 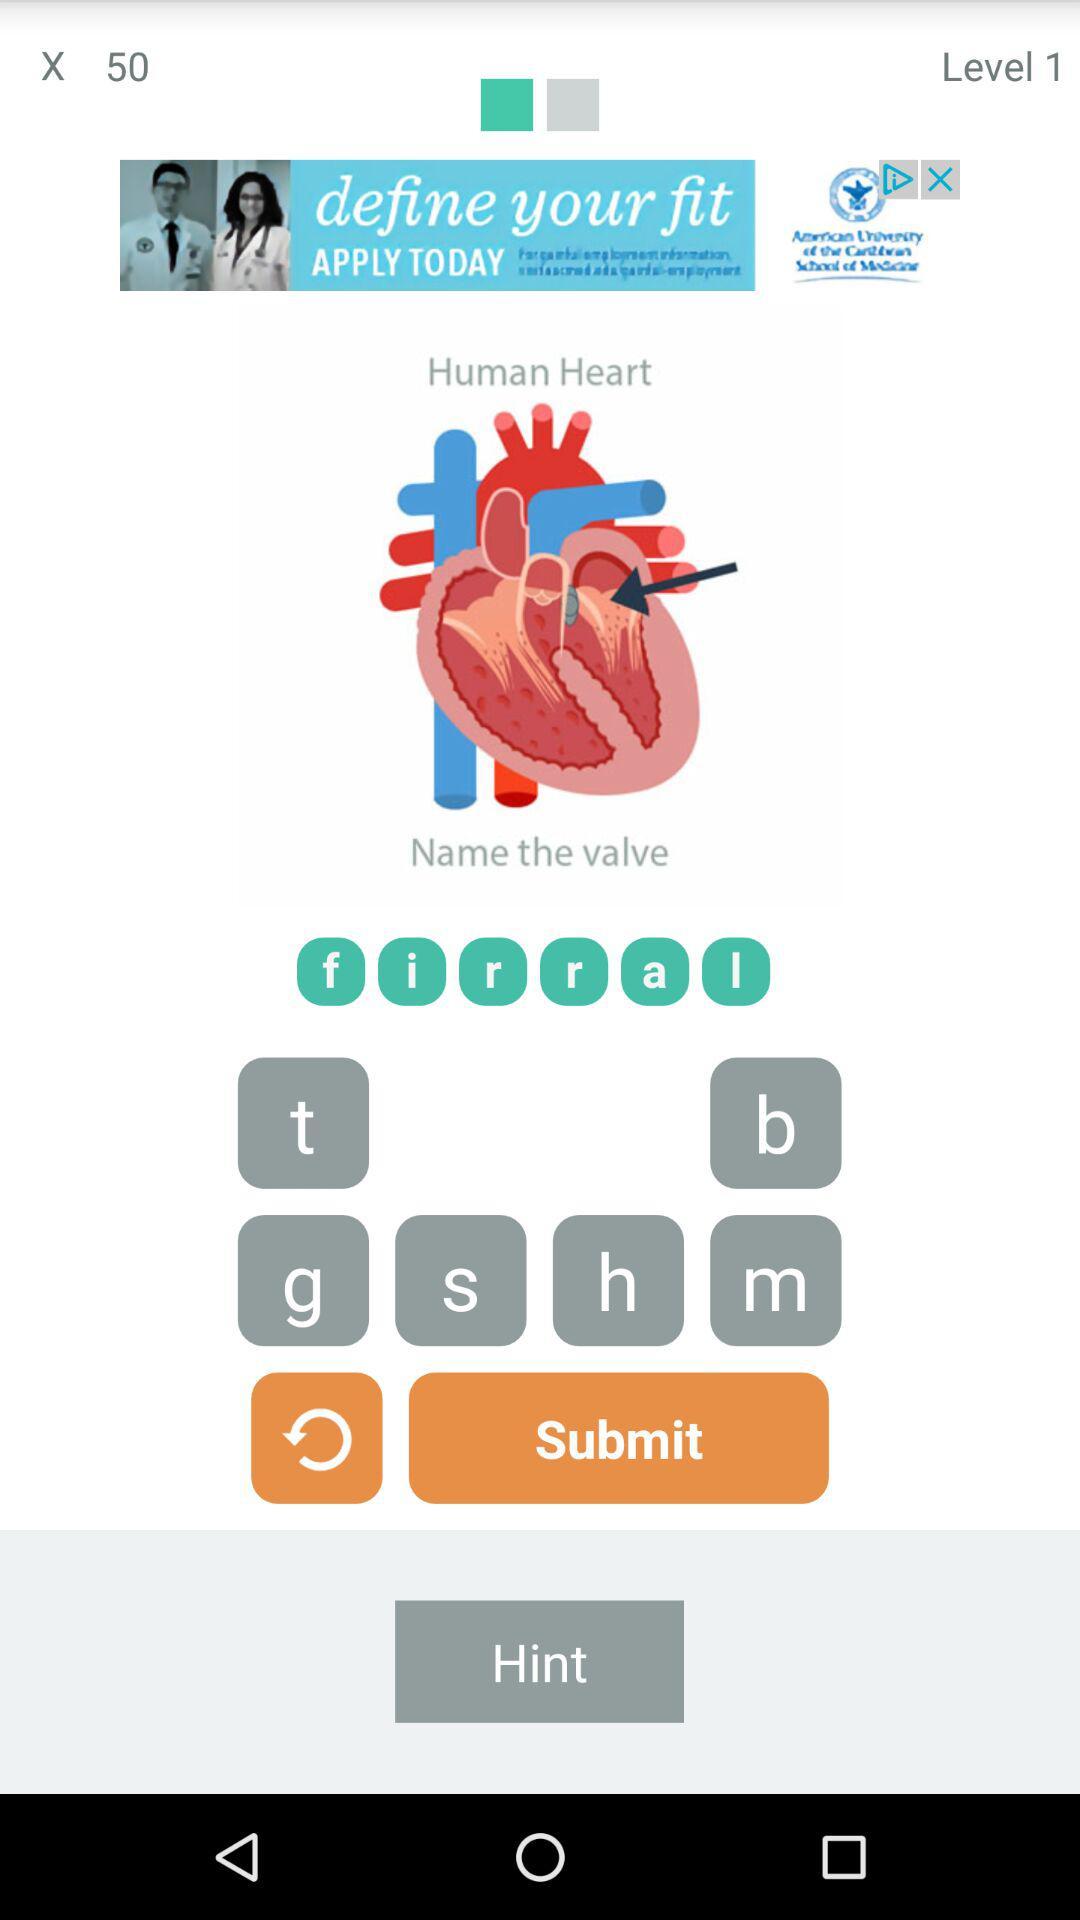 What do you see at coordinates (315, 1538) in the screenshot?
I see `the refresh icon` at bounding box center [315, 1538].